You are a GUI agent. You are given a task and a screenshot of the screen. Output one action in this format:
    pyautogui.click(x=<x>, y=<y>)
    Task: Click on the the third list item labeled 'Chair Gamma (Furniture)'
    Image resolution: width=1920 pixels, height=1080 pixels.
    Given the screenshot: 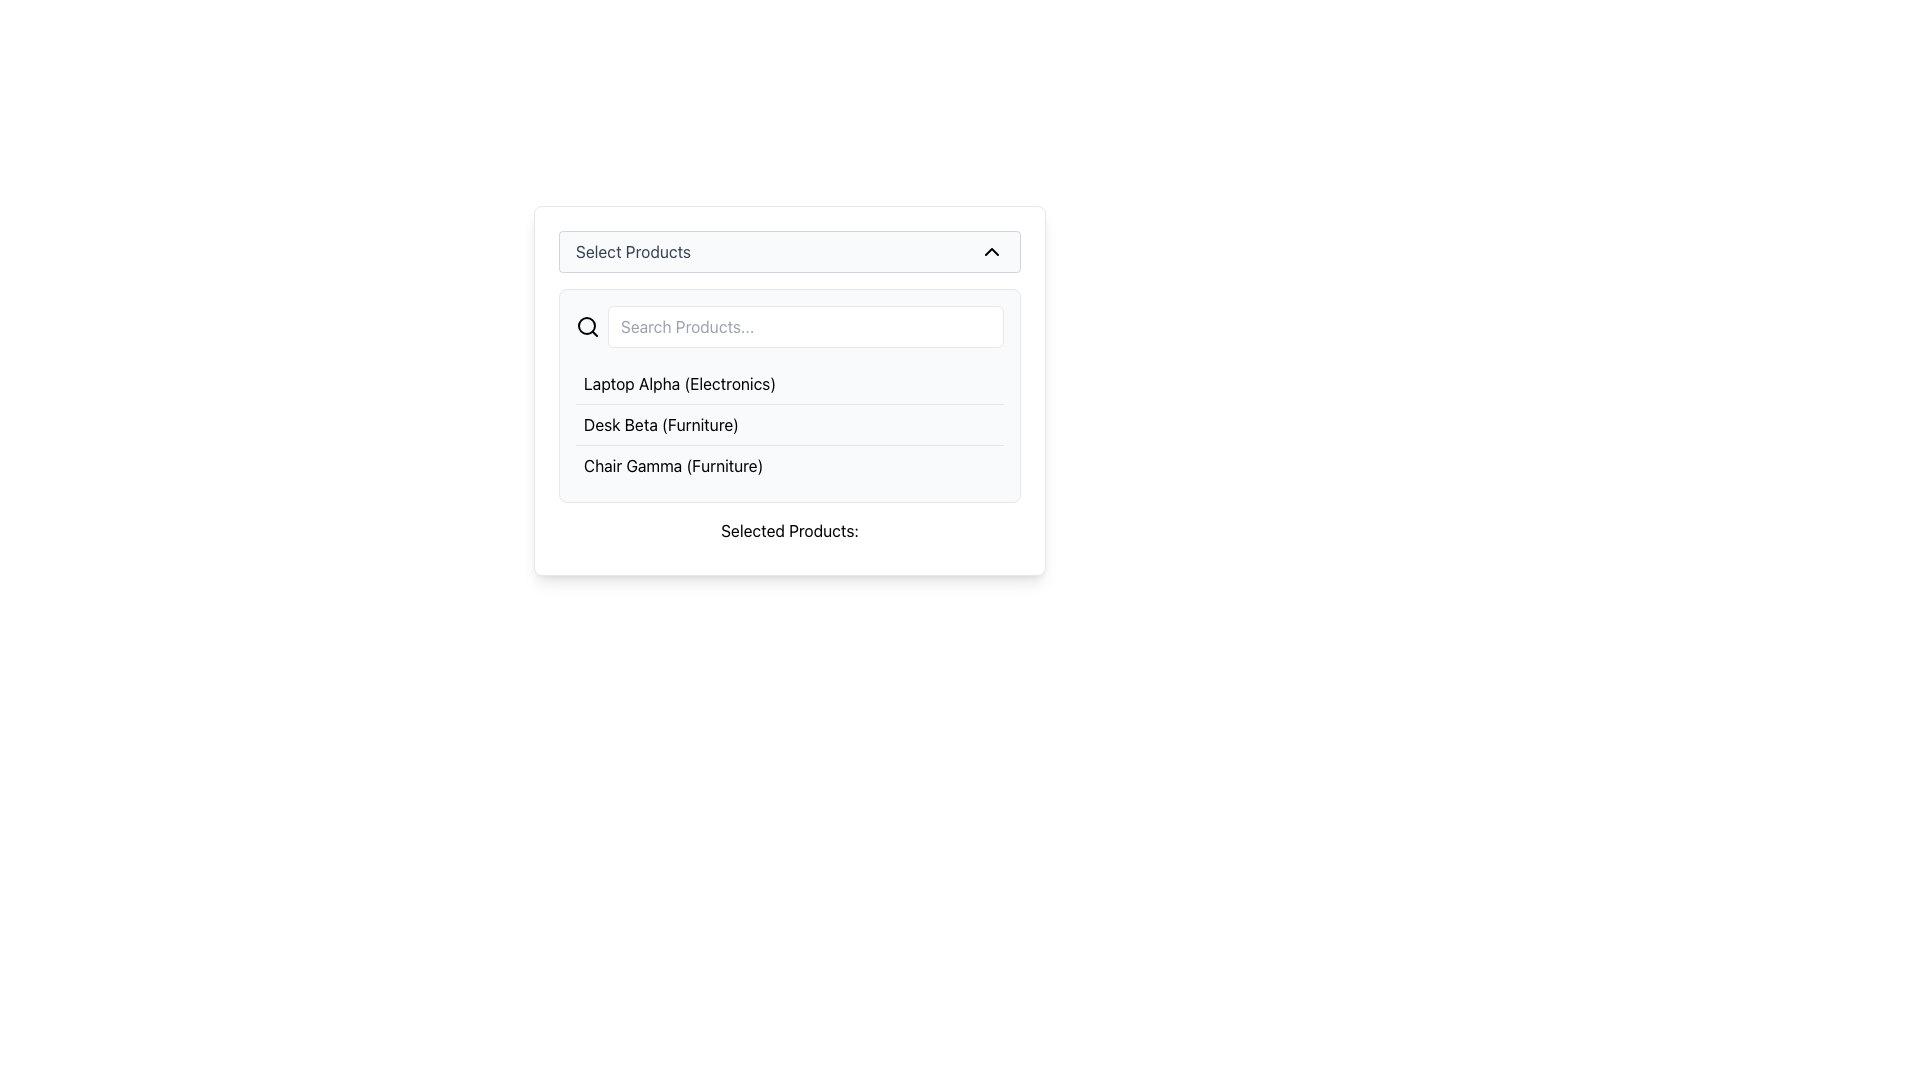 What is the action you would take?
    pyautogui.click(x=789, y=465)
    